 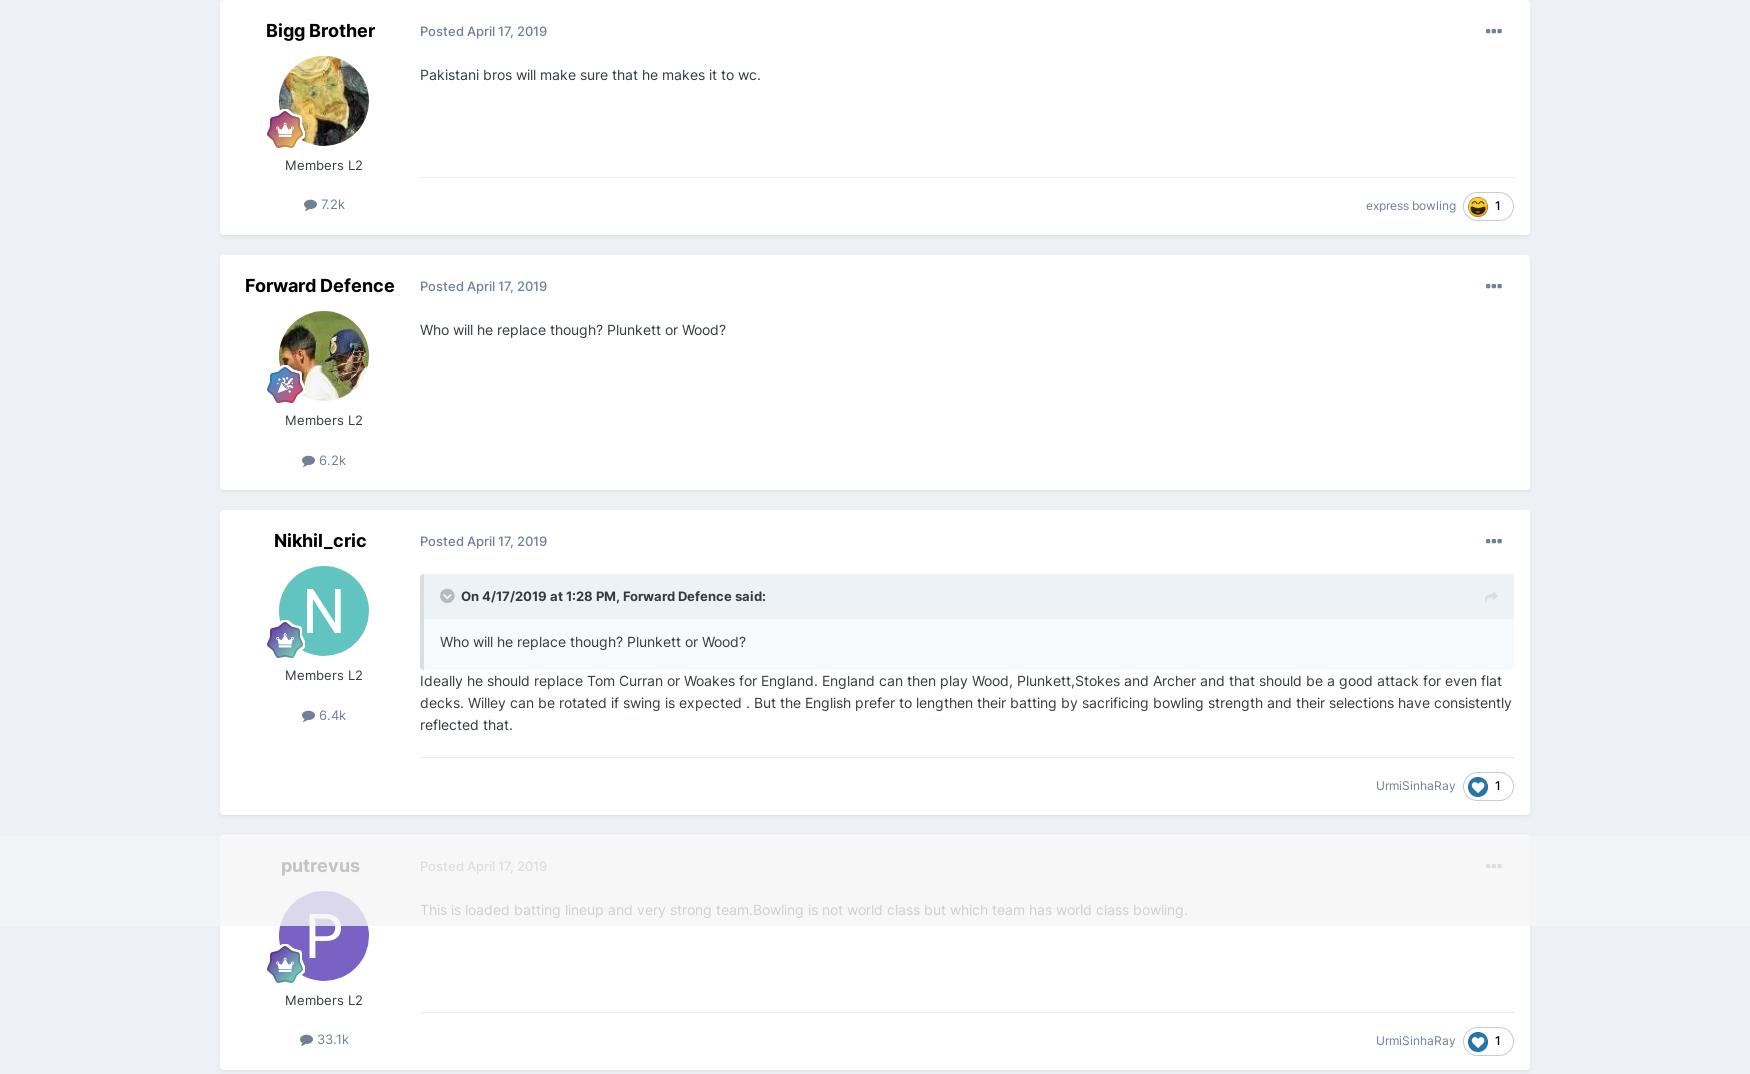 I want to click on '6.2k', so click(x=330, y=458).